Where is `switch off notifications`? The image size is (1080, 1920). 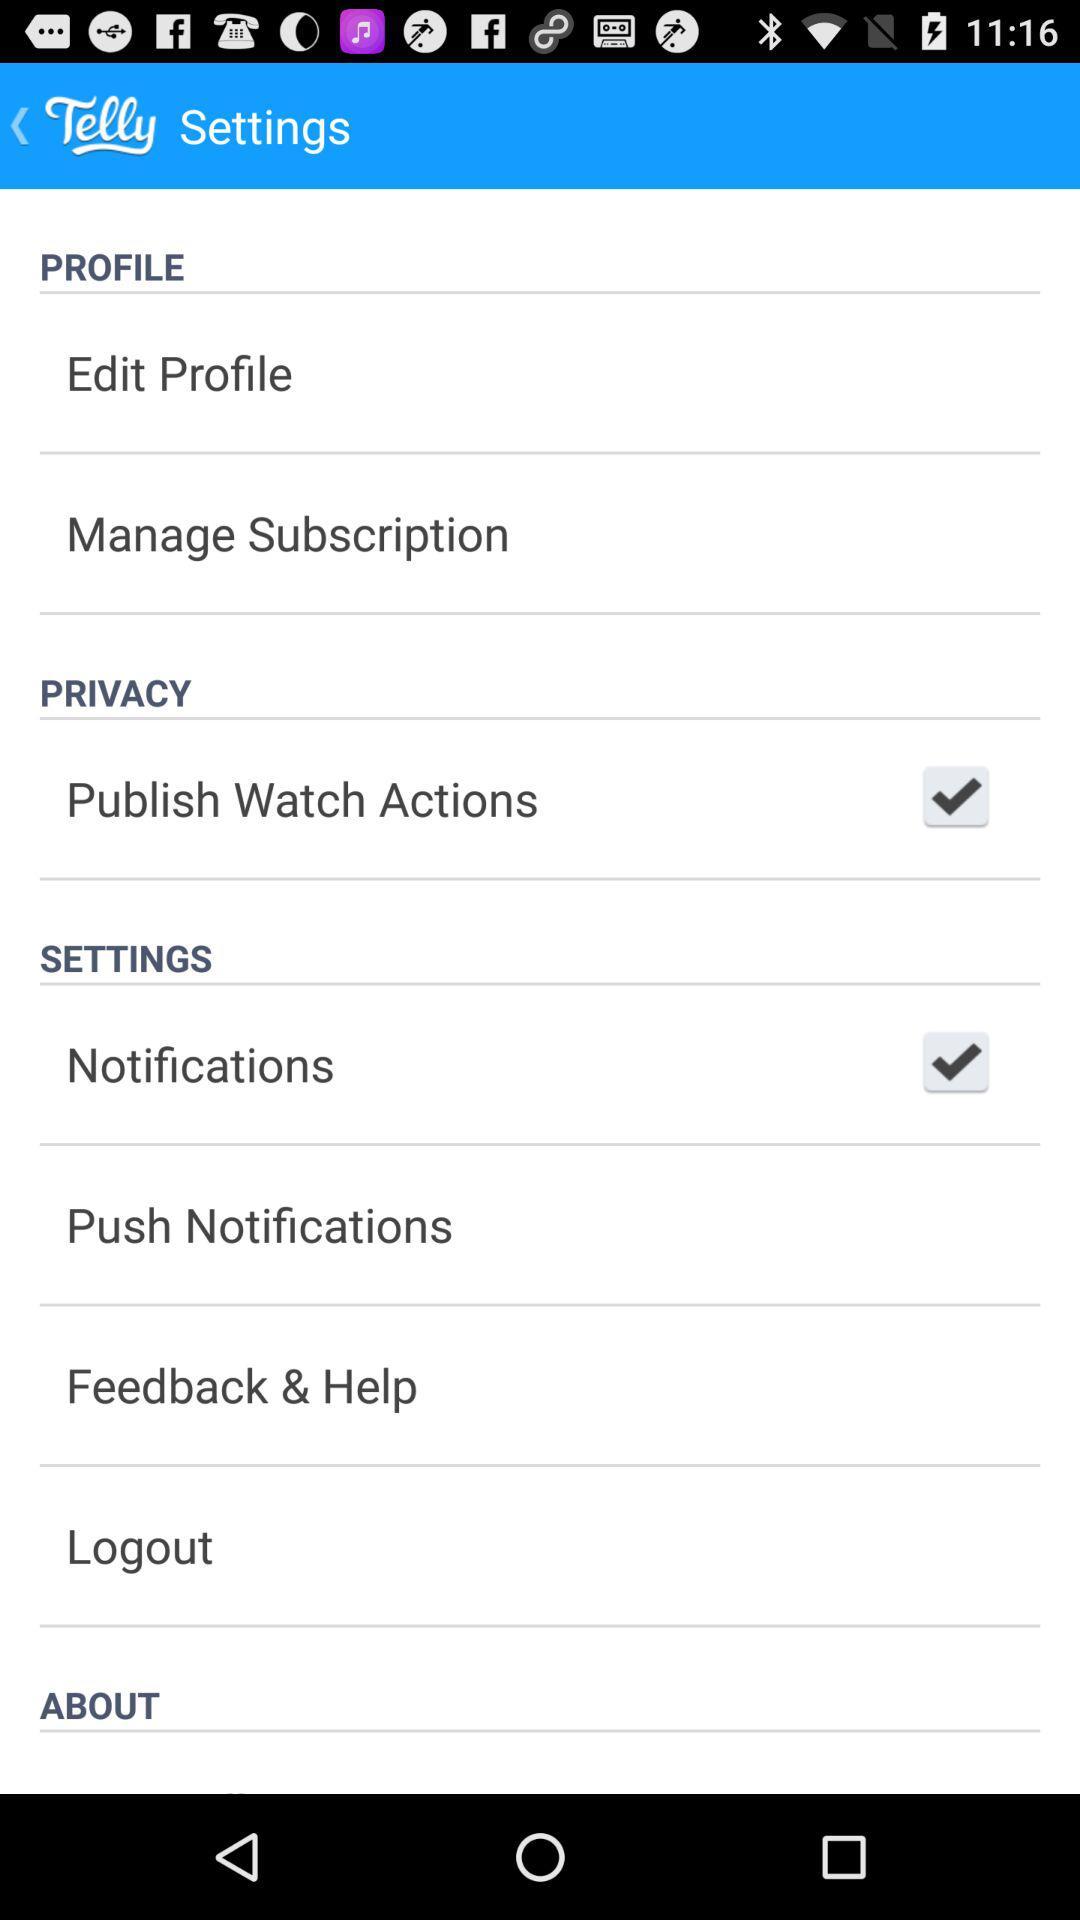
switch off notifications is located at coordinates (955, 1063).